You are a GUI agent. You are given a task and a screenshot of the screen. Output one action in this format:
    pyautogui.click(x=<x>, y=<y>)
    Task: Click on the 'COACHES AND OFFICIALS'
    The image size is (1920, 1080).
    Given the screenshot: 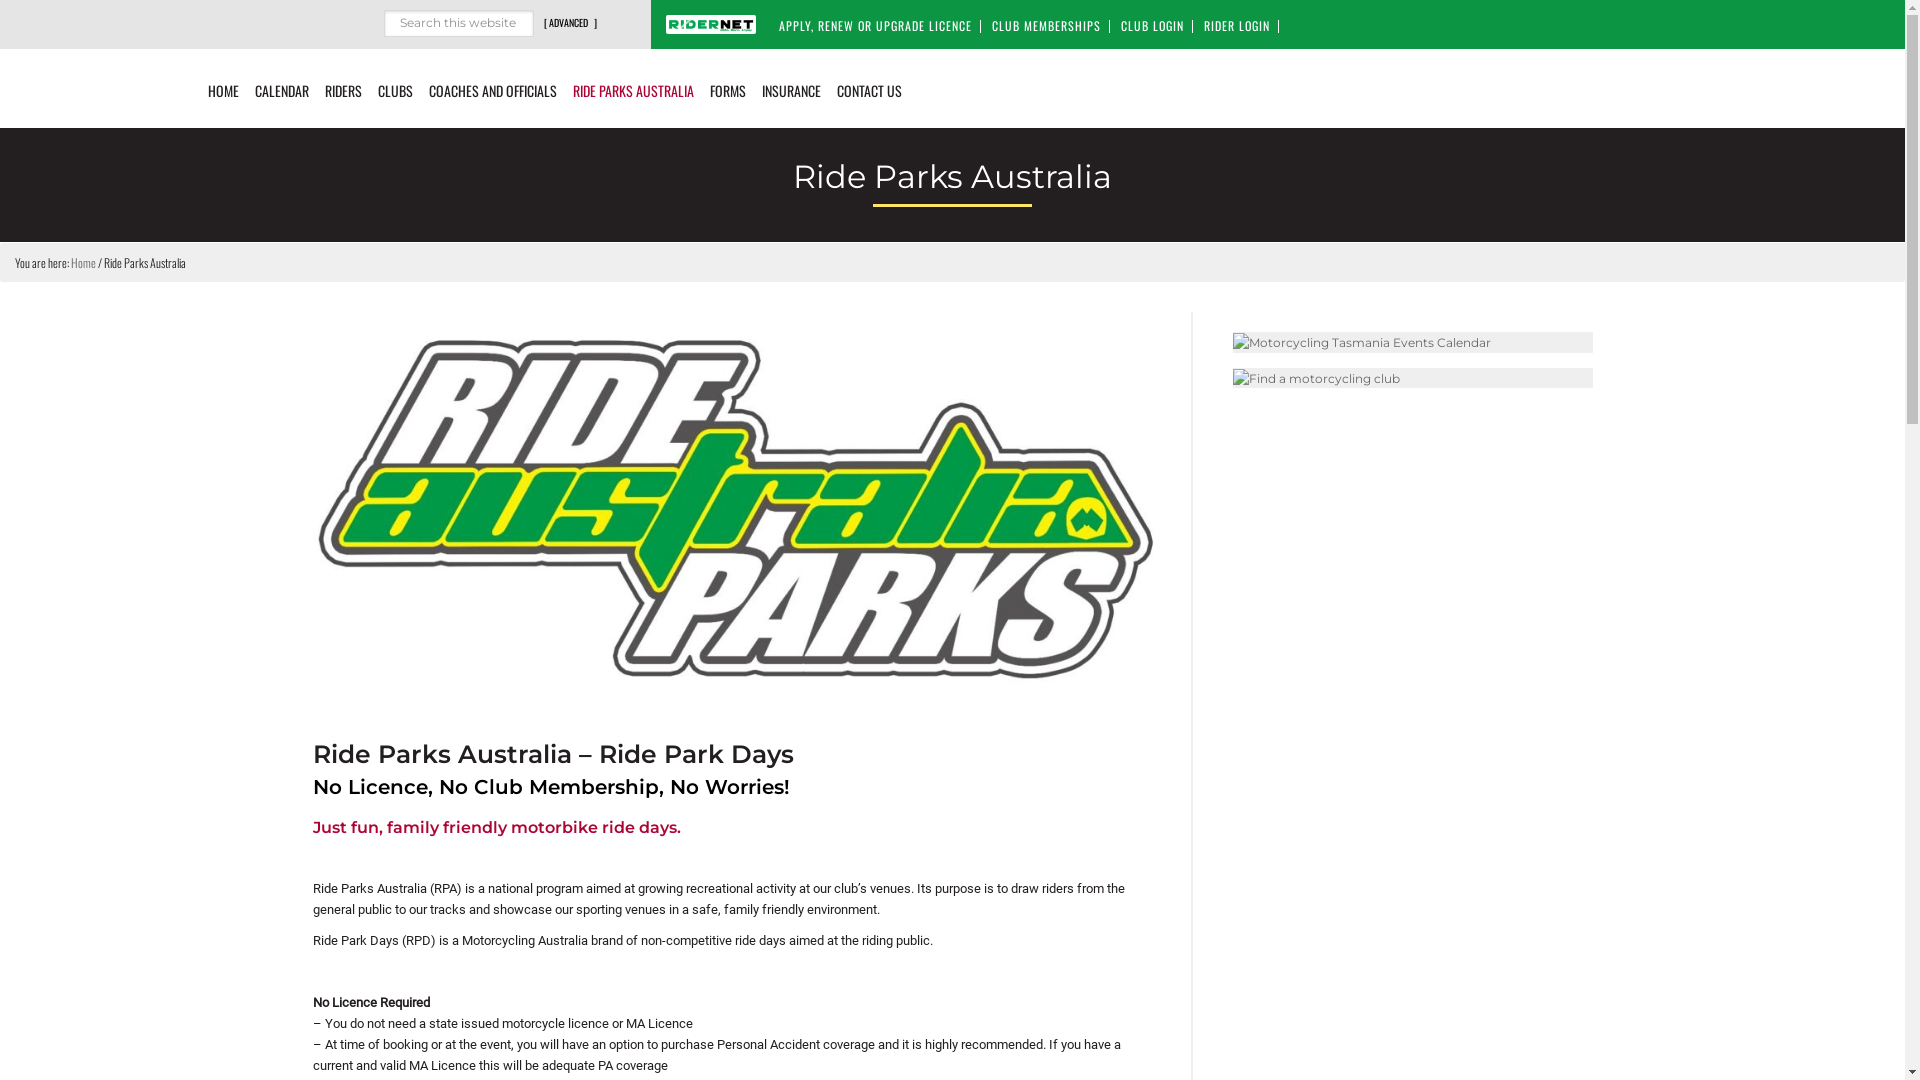 What is the action you would take?
    pyautogui.click(x=420, y=87)
    